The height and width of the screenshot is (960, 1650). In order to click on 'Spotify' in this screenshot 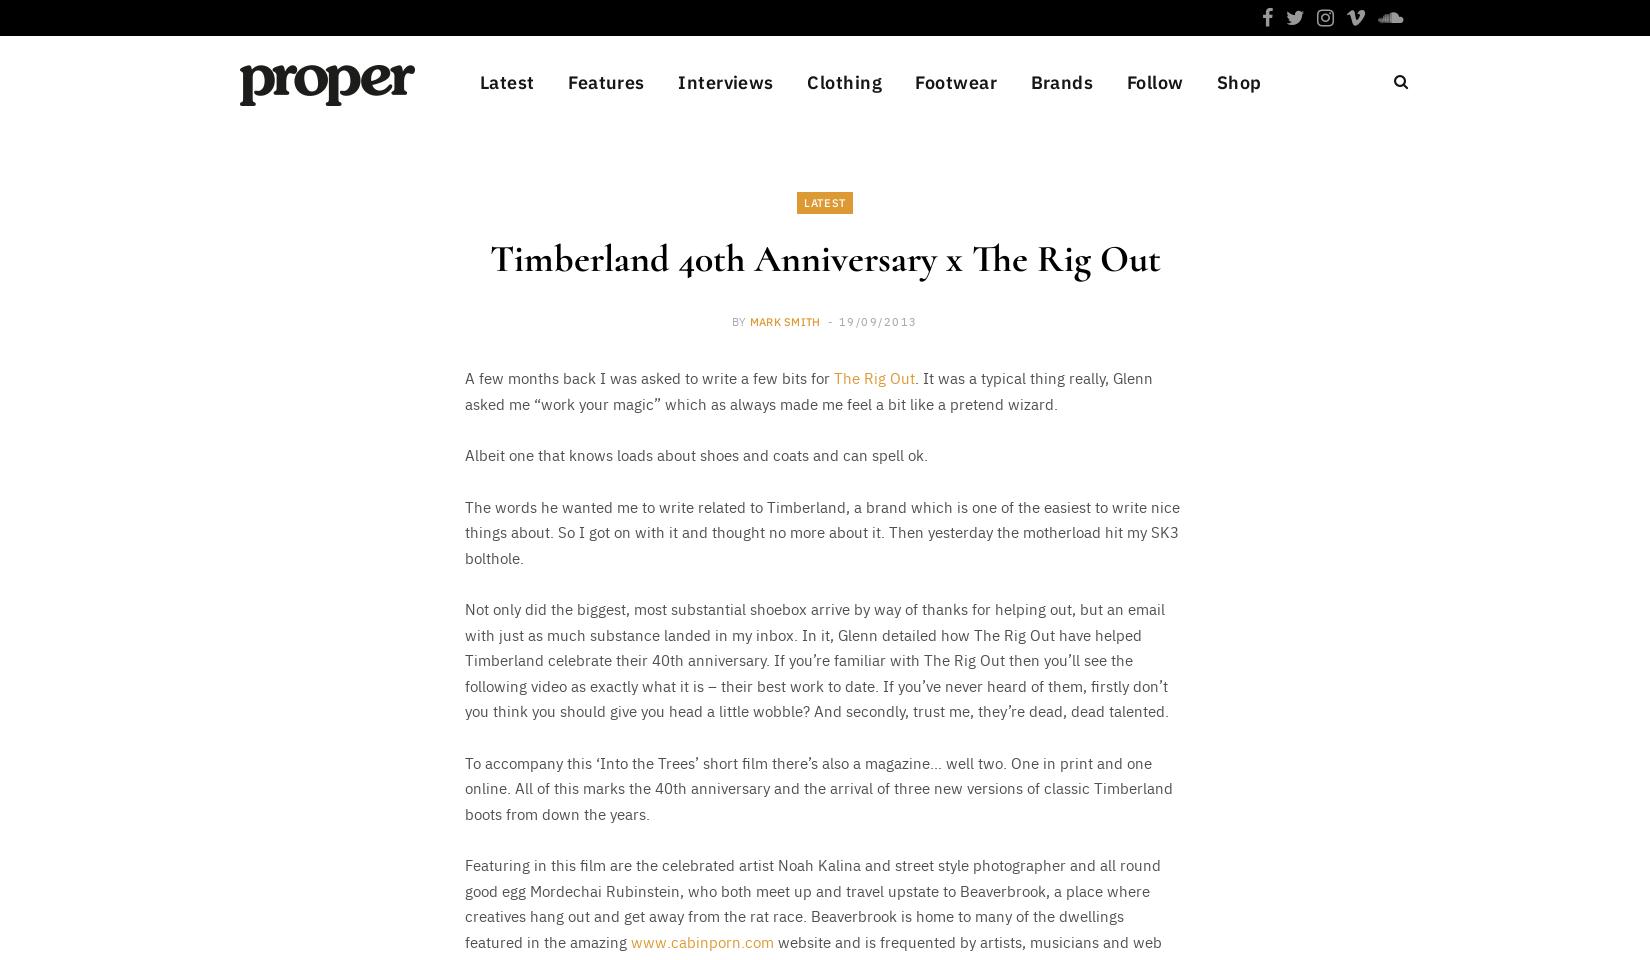, I will do `click(1133, 447)`.